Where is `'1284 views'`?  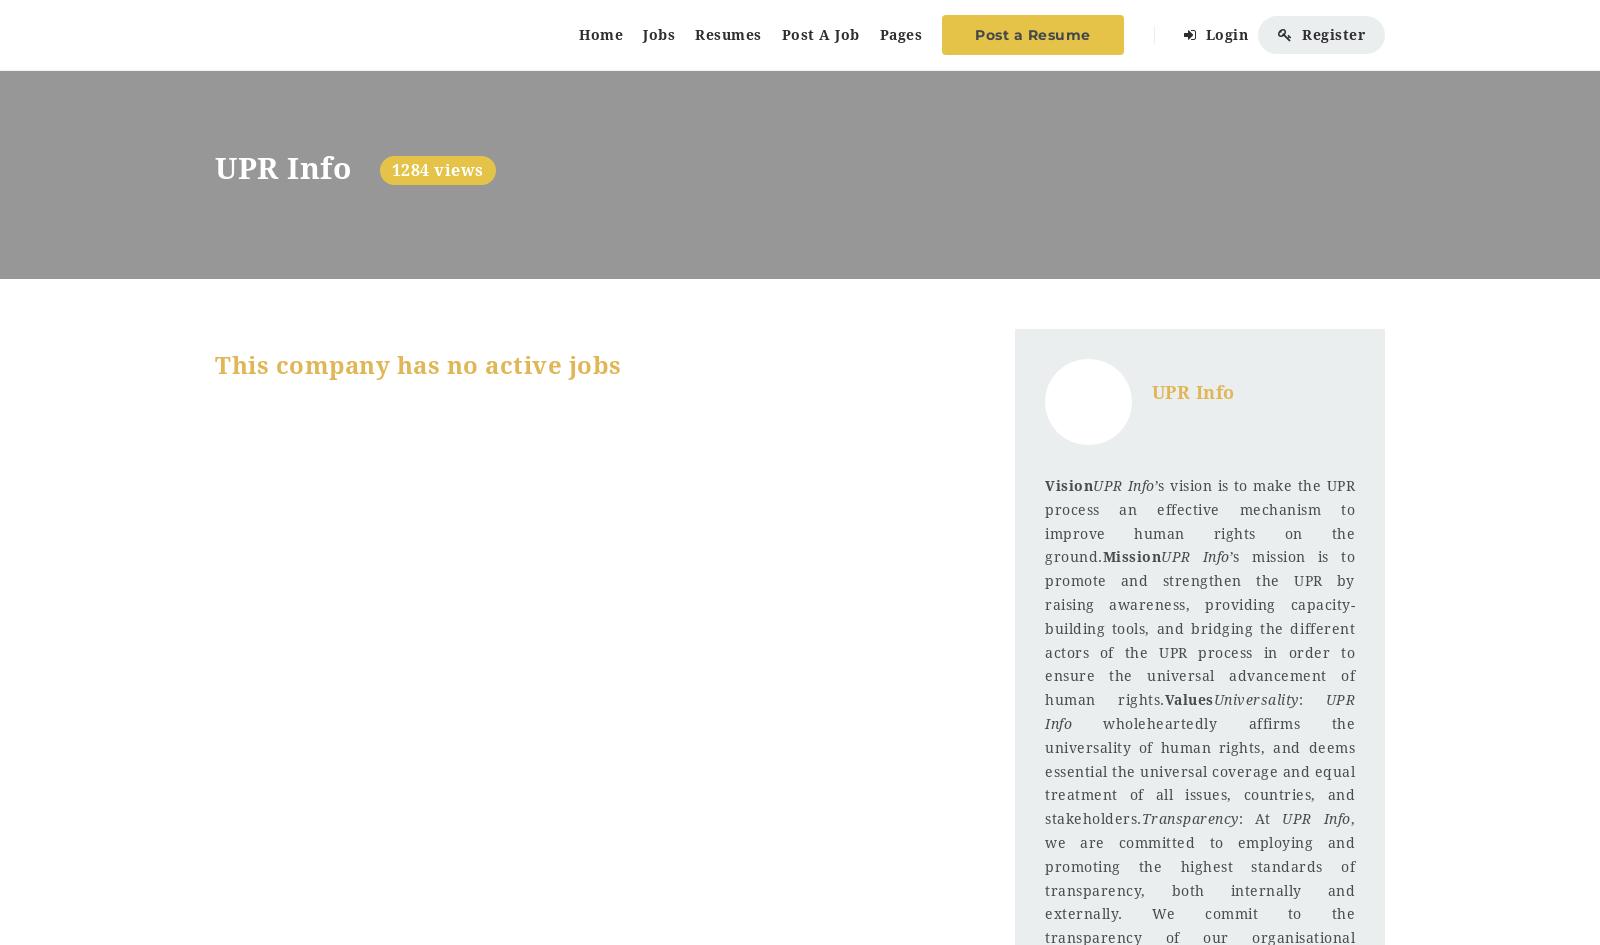
'1284 views' is located at coordinates (435, 170).